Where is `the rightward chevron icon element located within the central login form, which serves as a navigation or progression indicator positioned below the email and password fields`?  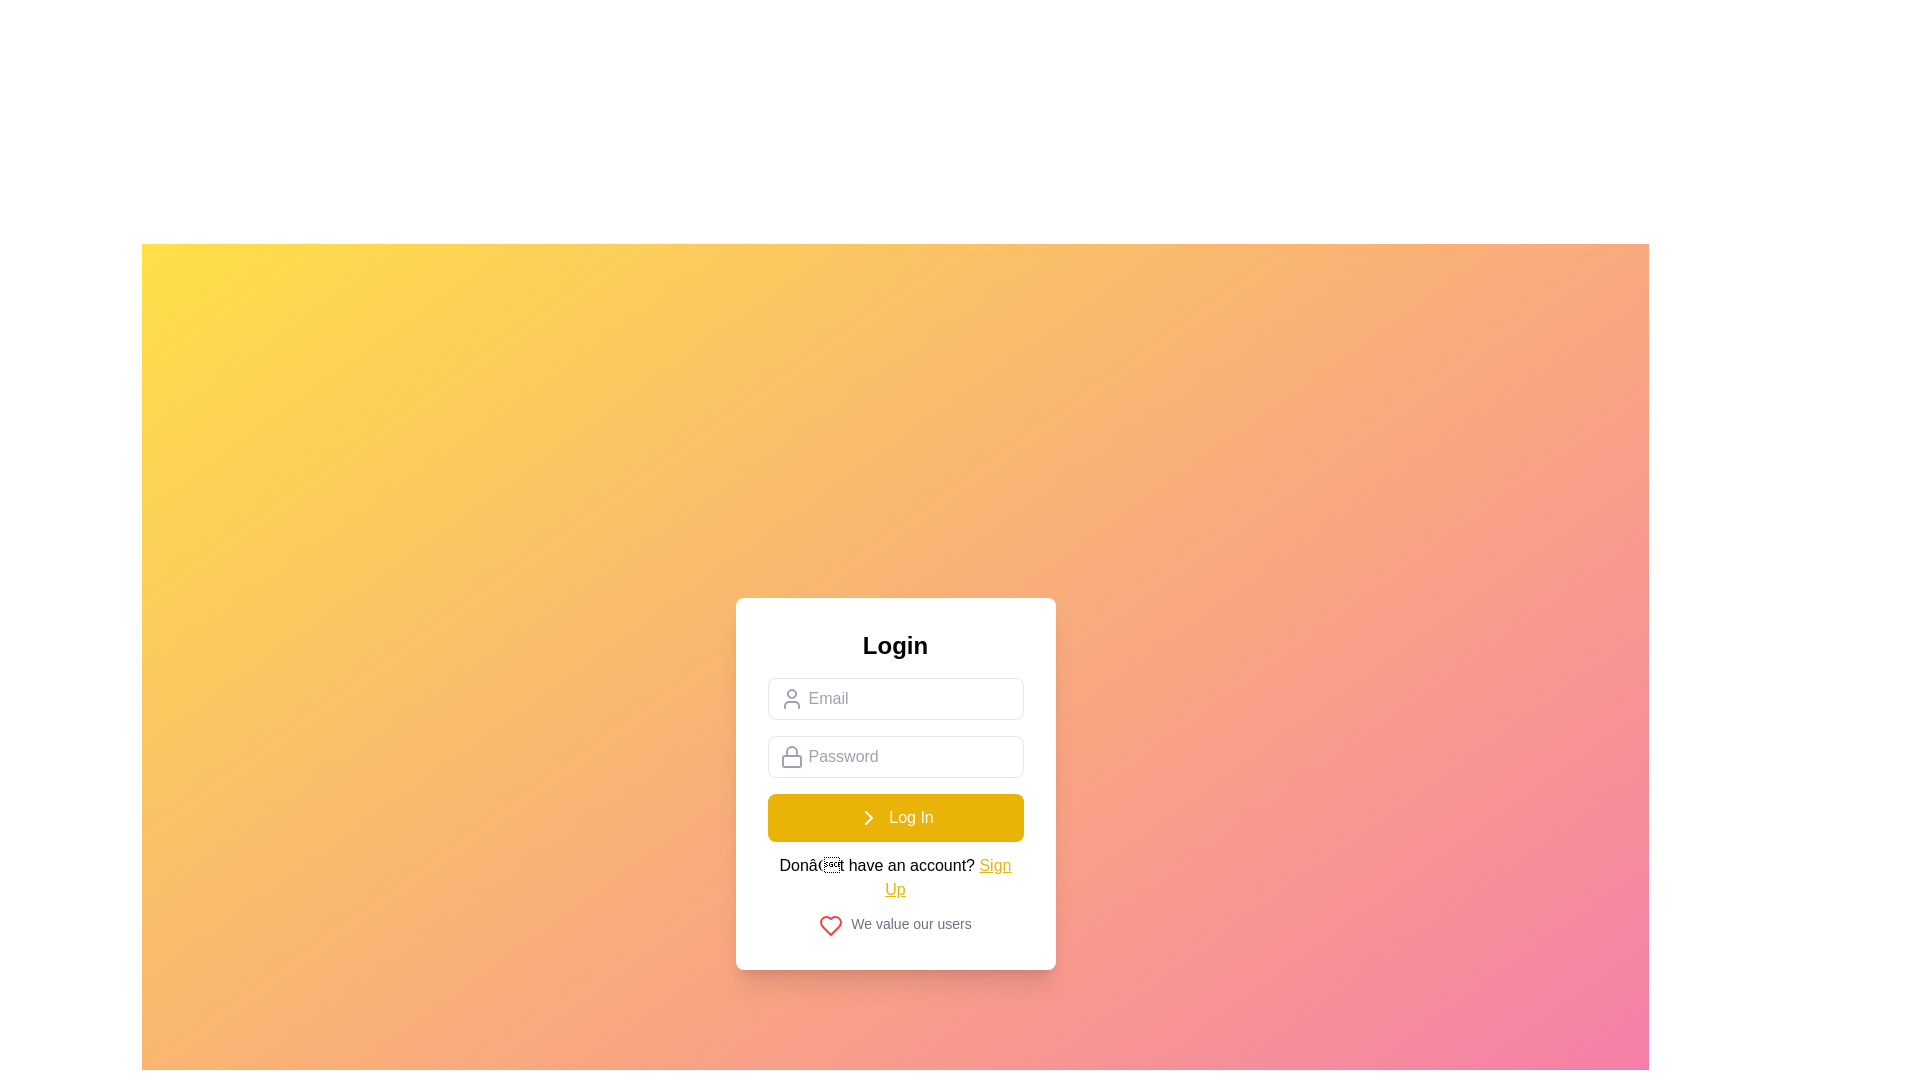
the rightward chevron icon element located within the central login form, which serves as a navigation or progression indicator positioned below the email and password fields is located at coordinates (869, 817).